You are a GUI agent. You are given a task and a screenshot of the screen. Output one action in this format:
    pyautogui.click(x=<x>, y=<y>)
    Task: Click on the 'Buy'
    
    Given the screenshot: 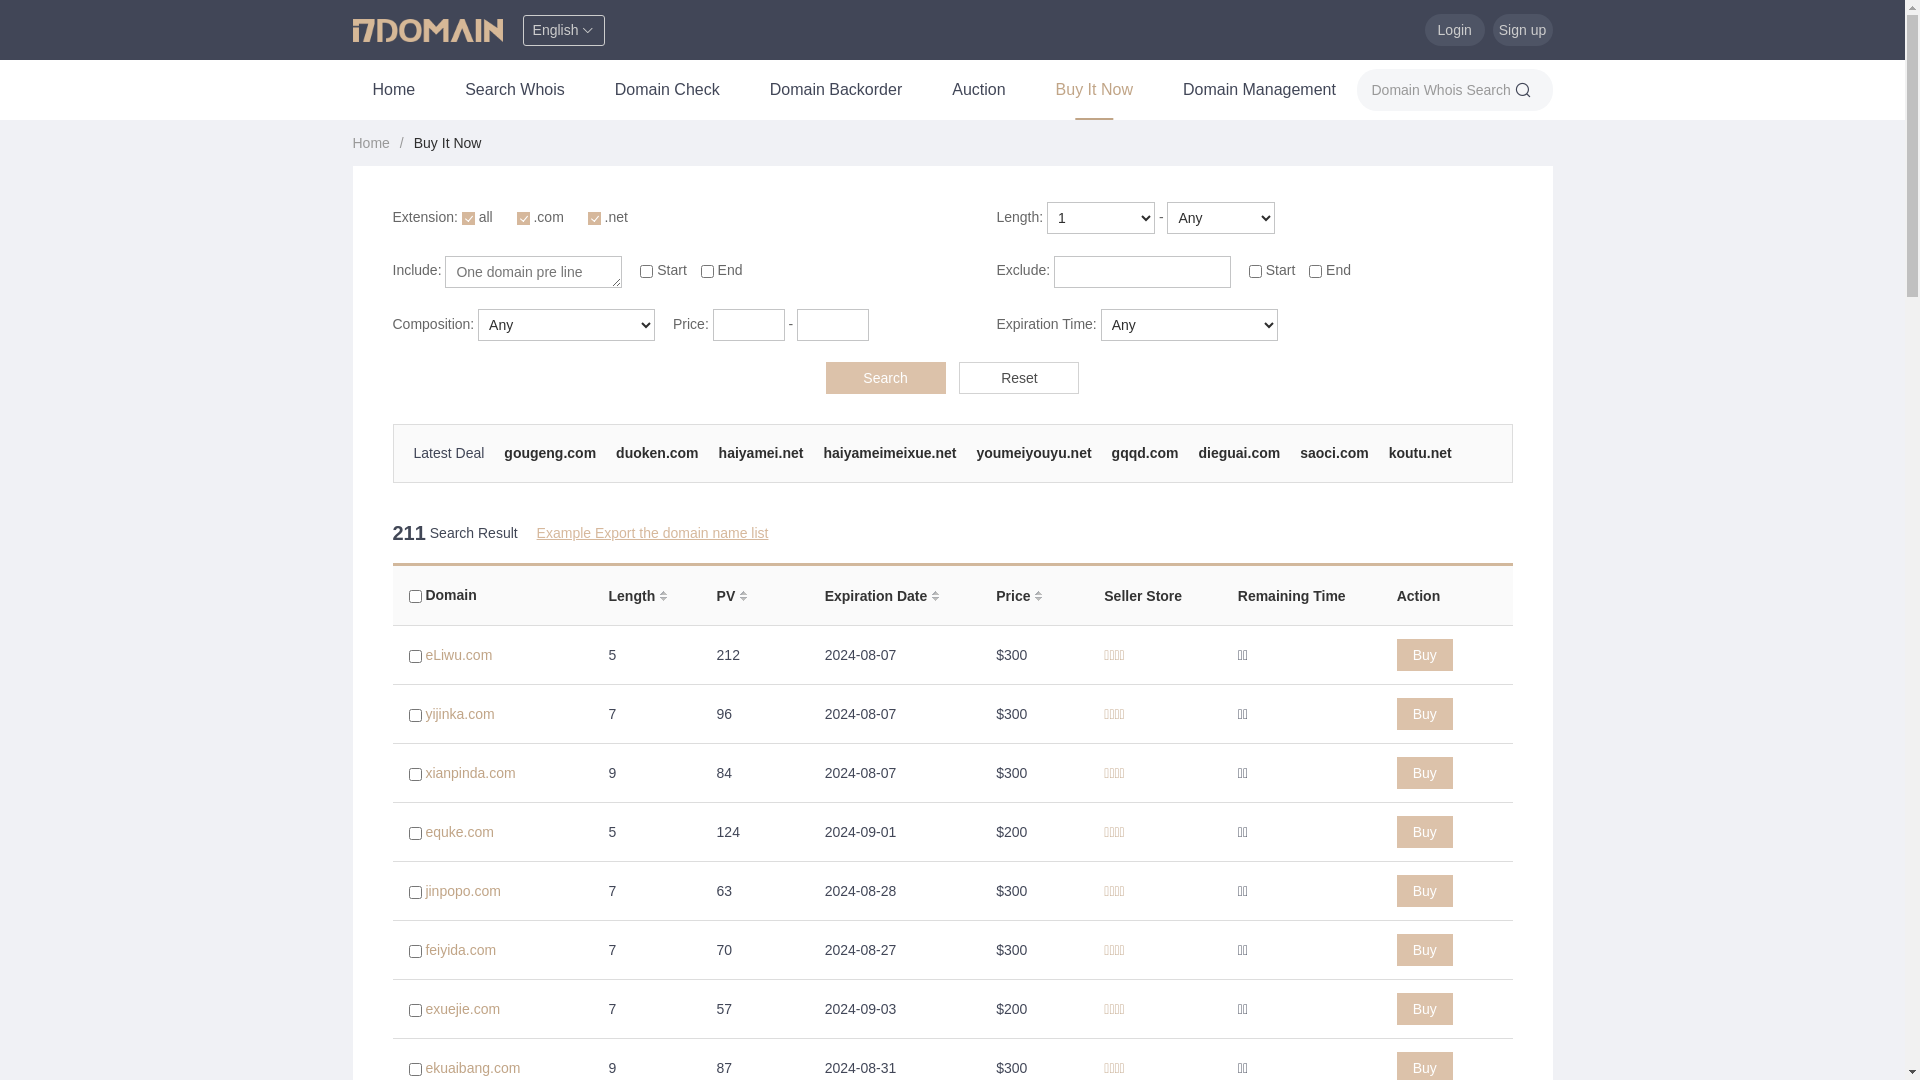 What is the action you would take?
    pyautogui.click(x=1424, y=1009)
    